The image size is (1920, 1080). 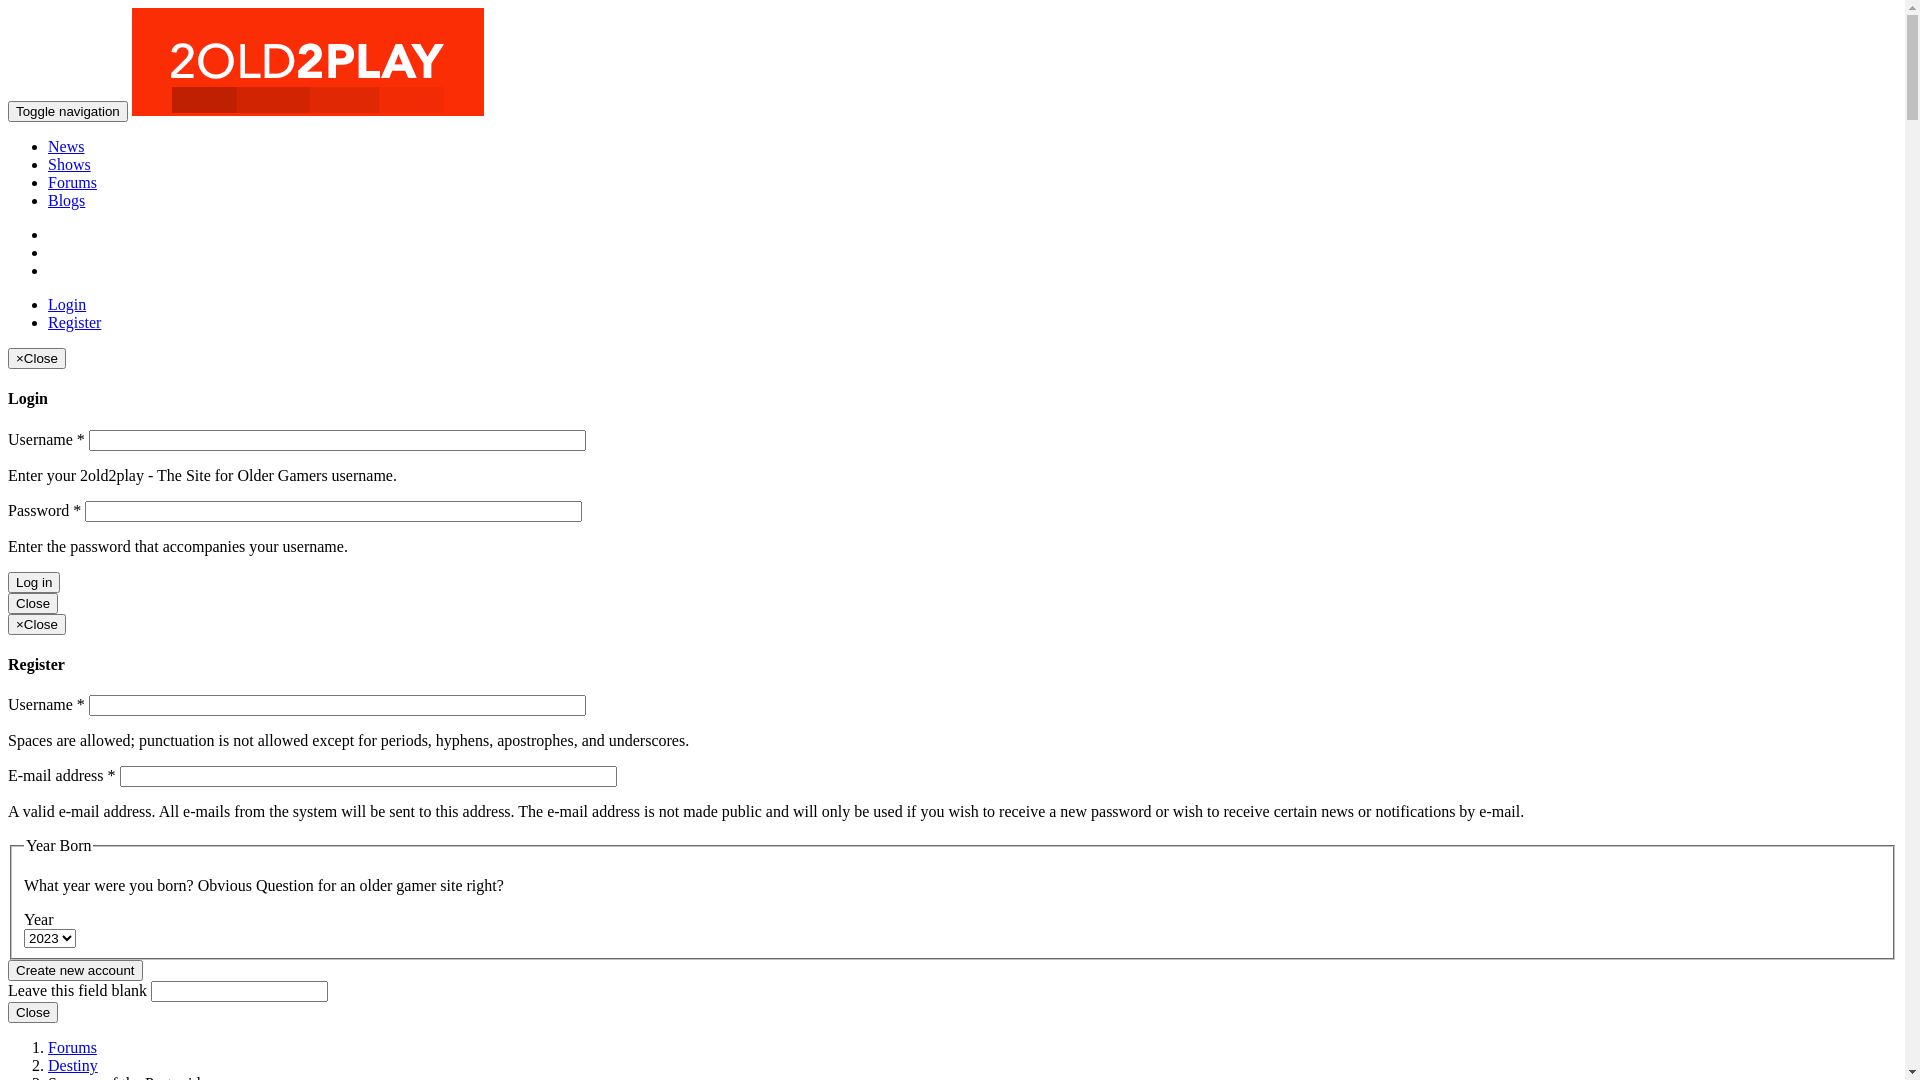 I want to click on 'Toggle navigation', so click(x=67, y=111).